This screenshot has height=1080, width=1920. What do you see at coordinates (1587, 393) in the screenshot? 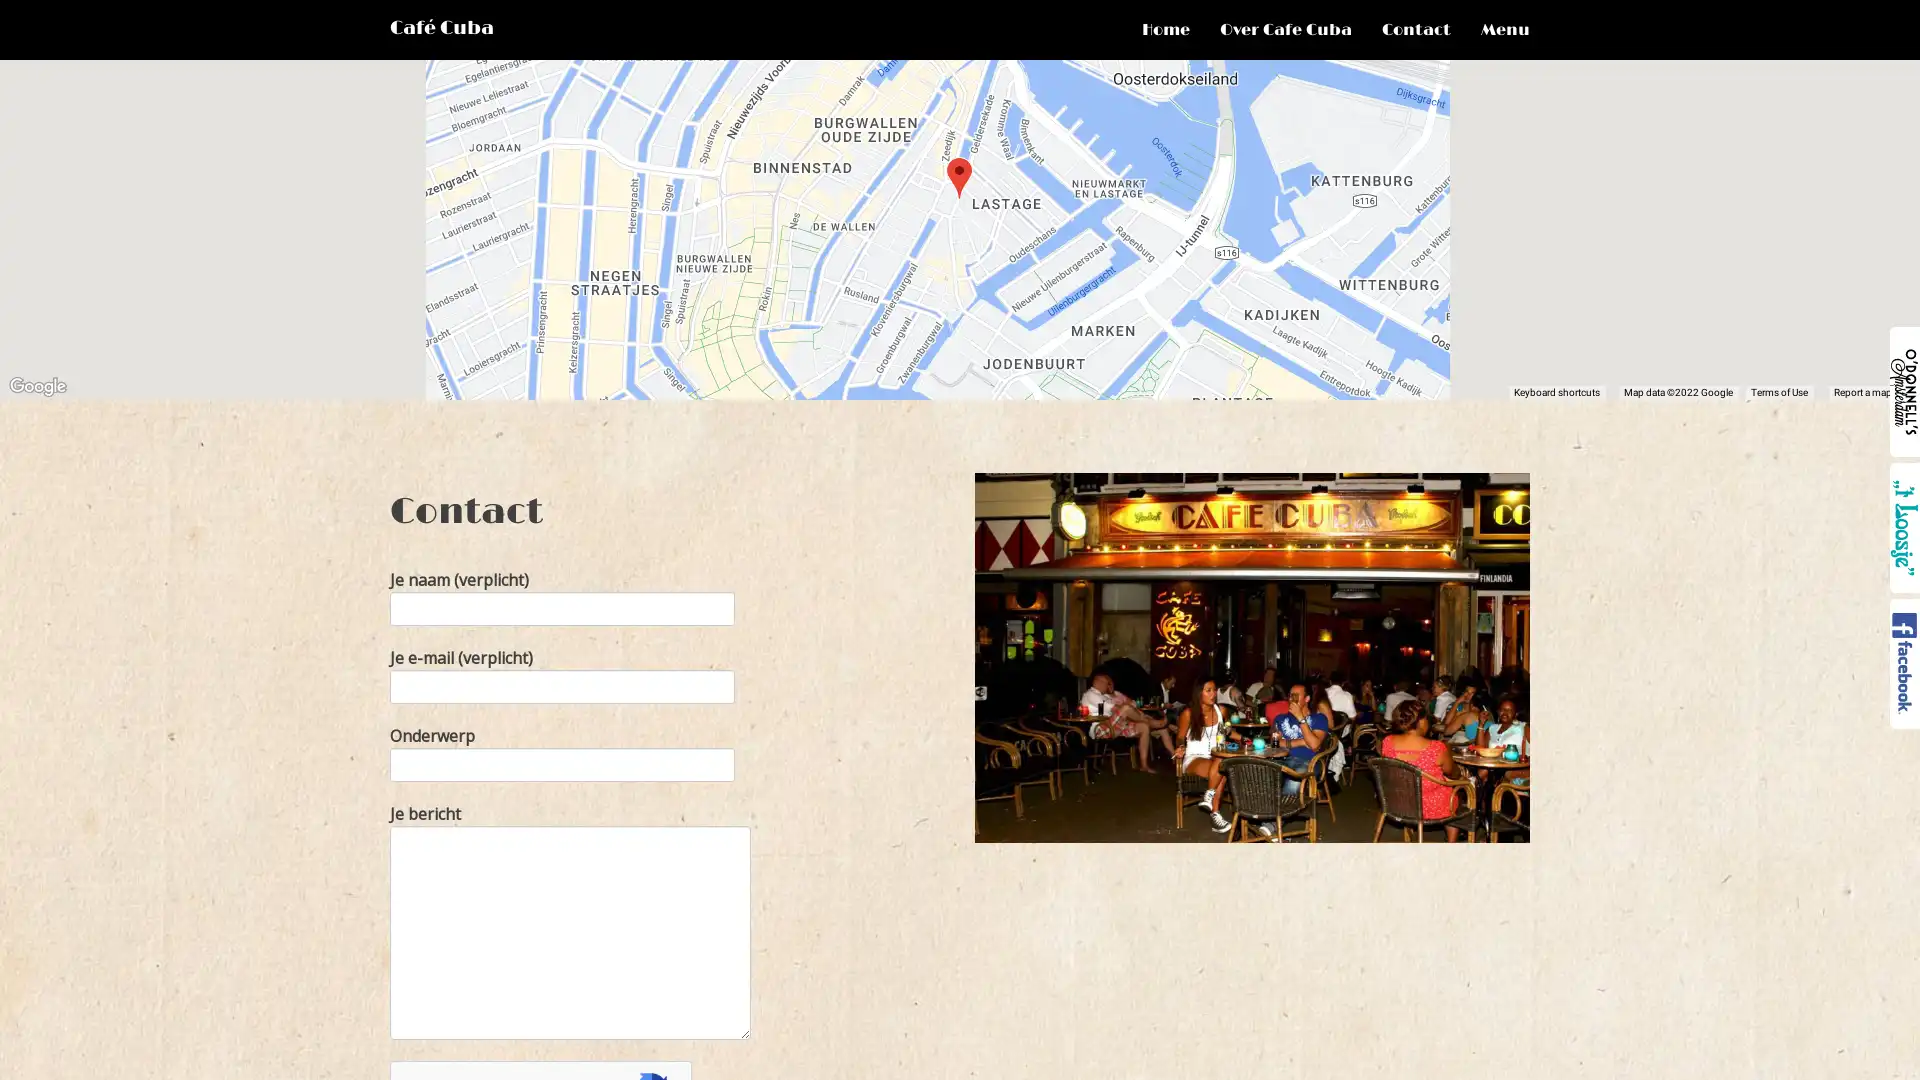
I see `Keyboard shortcuts` at bounding box center [1587, 393].